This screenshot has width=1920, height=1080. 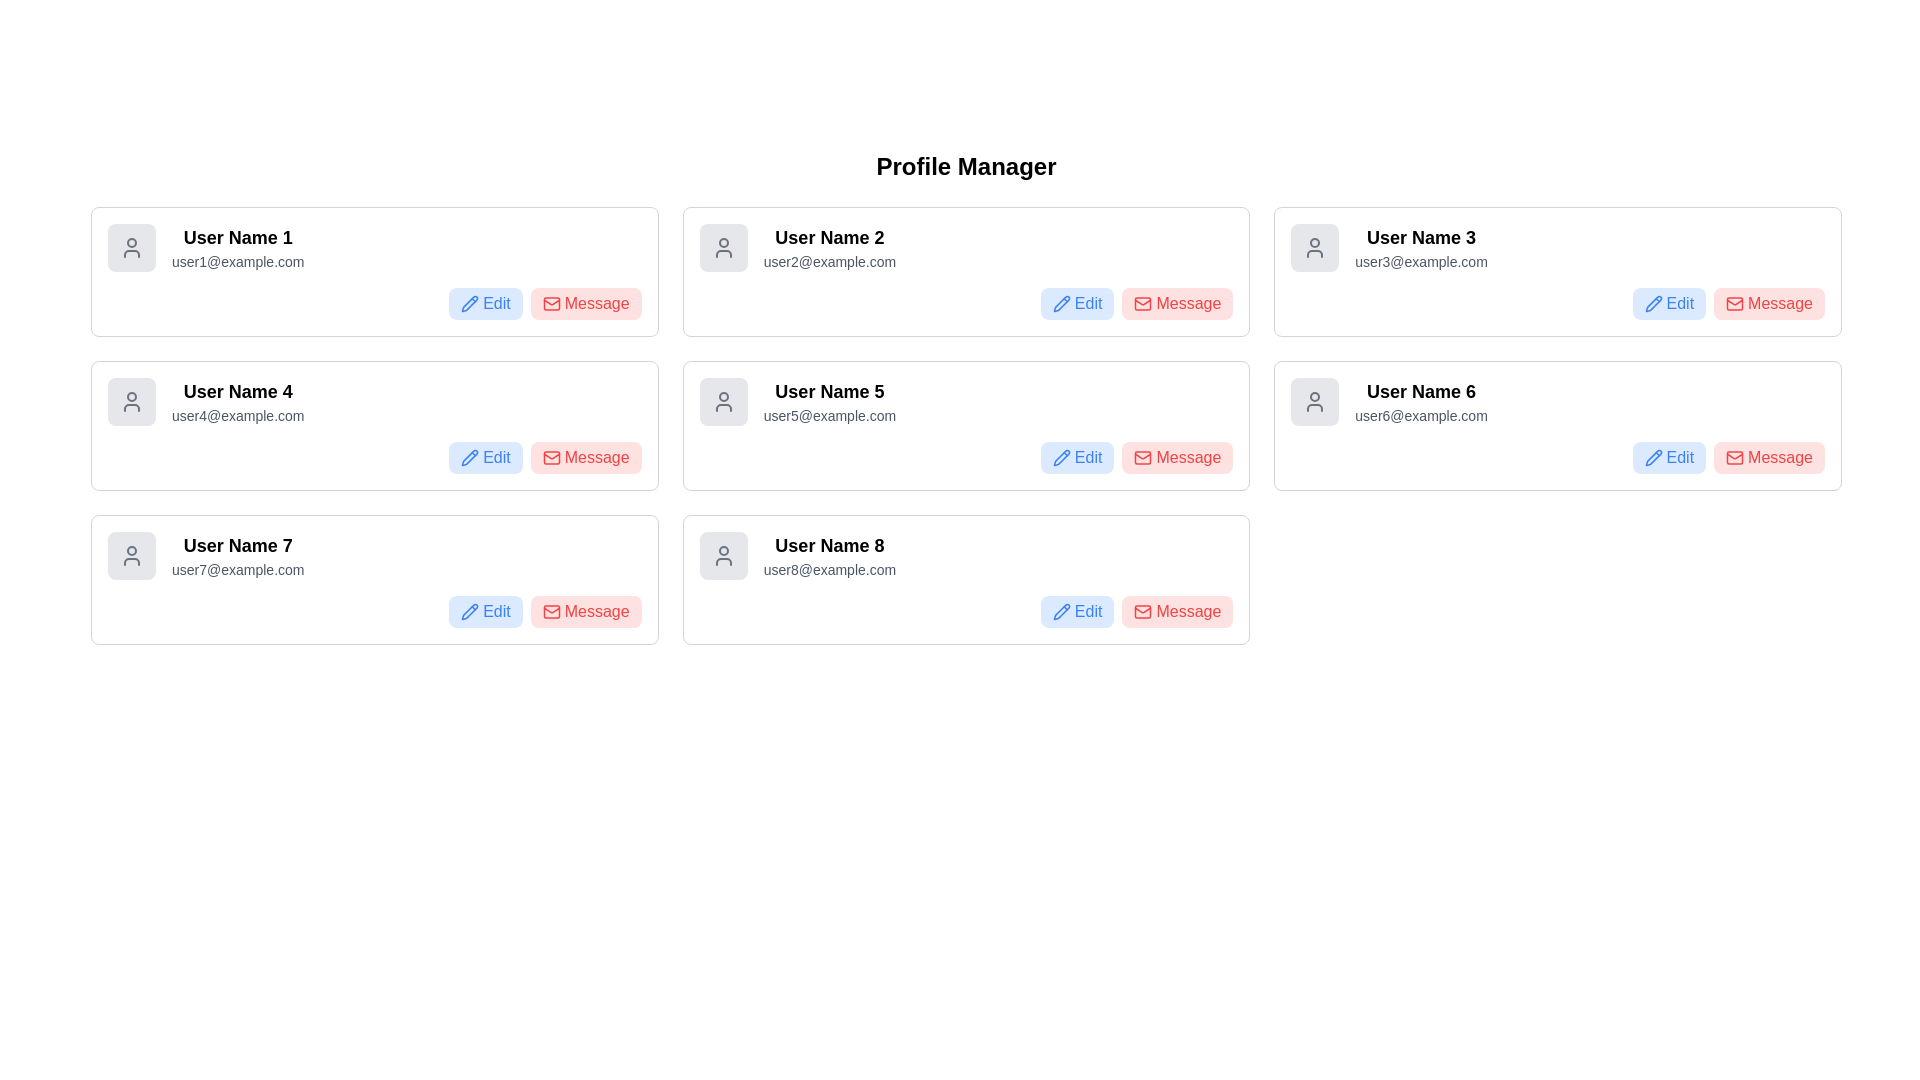 What do you see at coordinates (596, 304) in the screenshot?
I see `the button label within the profile card titled 'User Name 1' to focus on the button` at bounding box center [596, 304].